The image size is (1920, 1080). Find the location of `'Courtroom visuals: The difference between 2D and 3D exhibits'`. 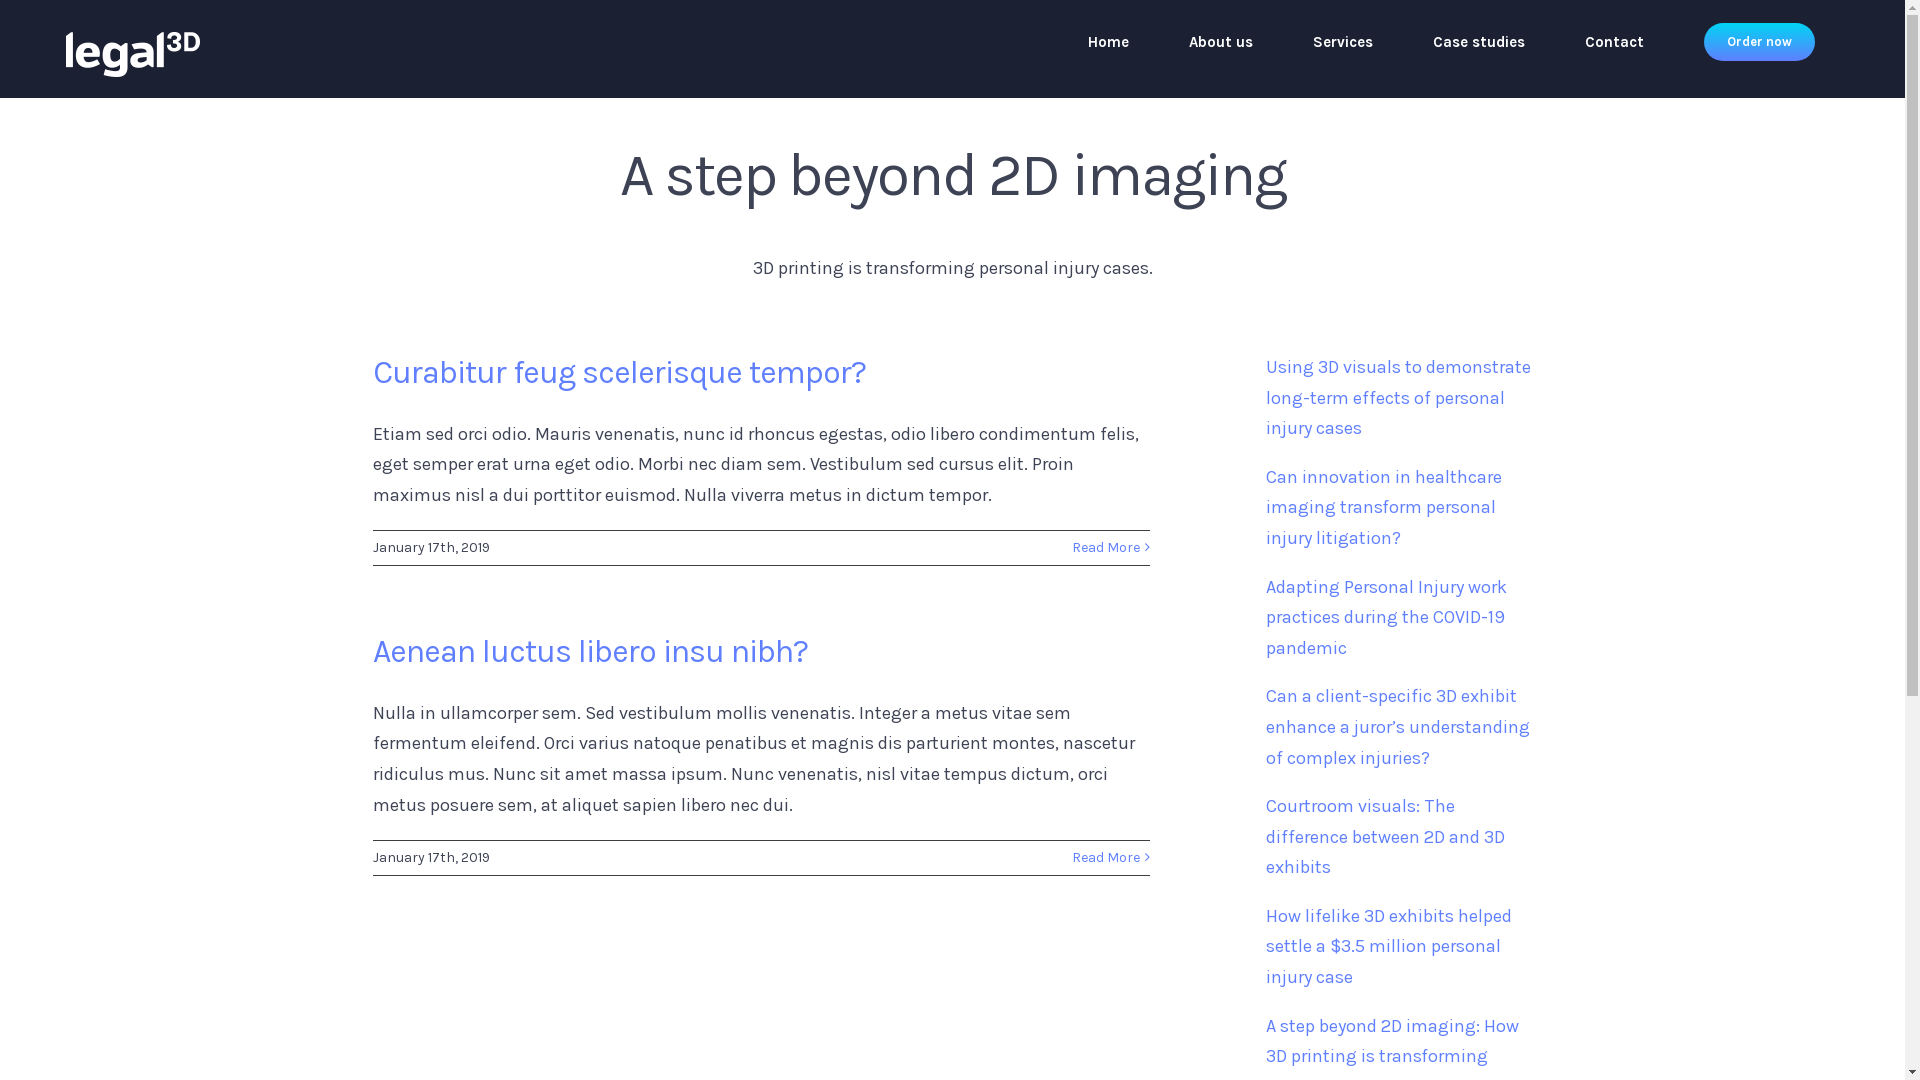

'Courtroom visuals: The difference between 2D and 3D exhibits' is located at coordinates (1384, 836).